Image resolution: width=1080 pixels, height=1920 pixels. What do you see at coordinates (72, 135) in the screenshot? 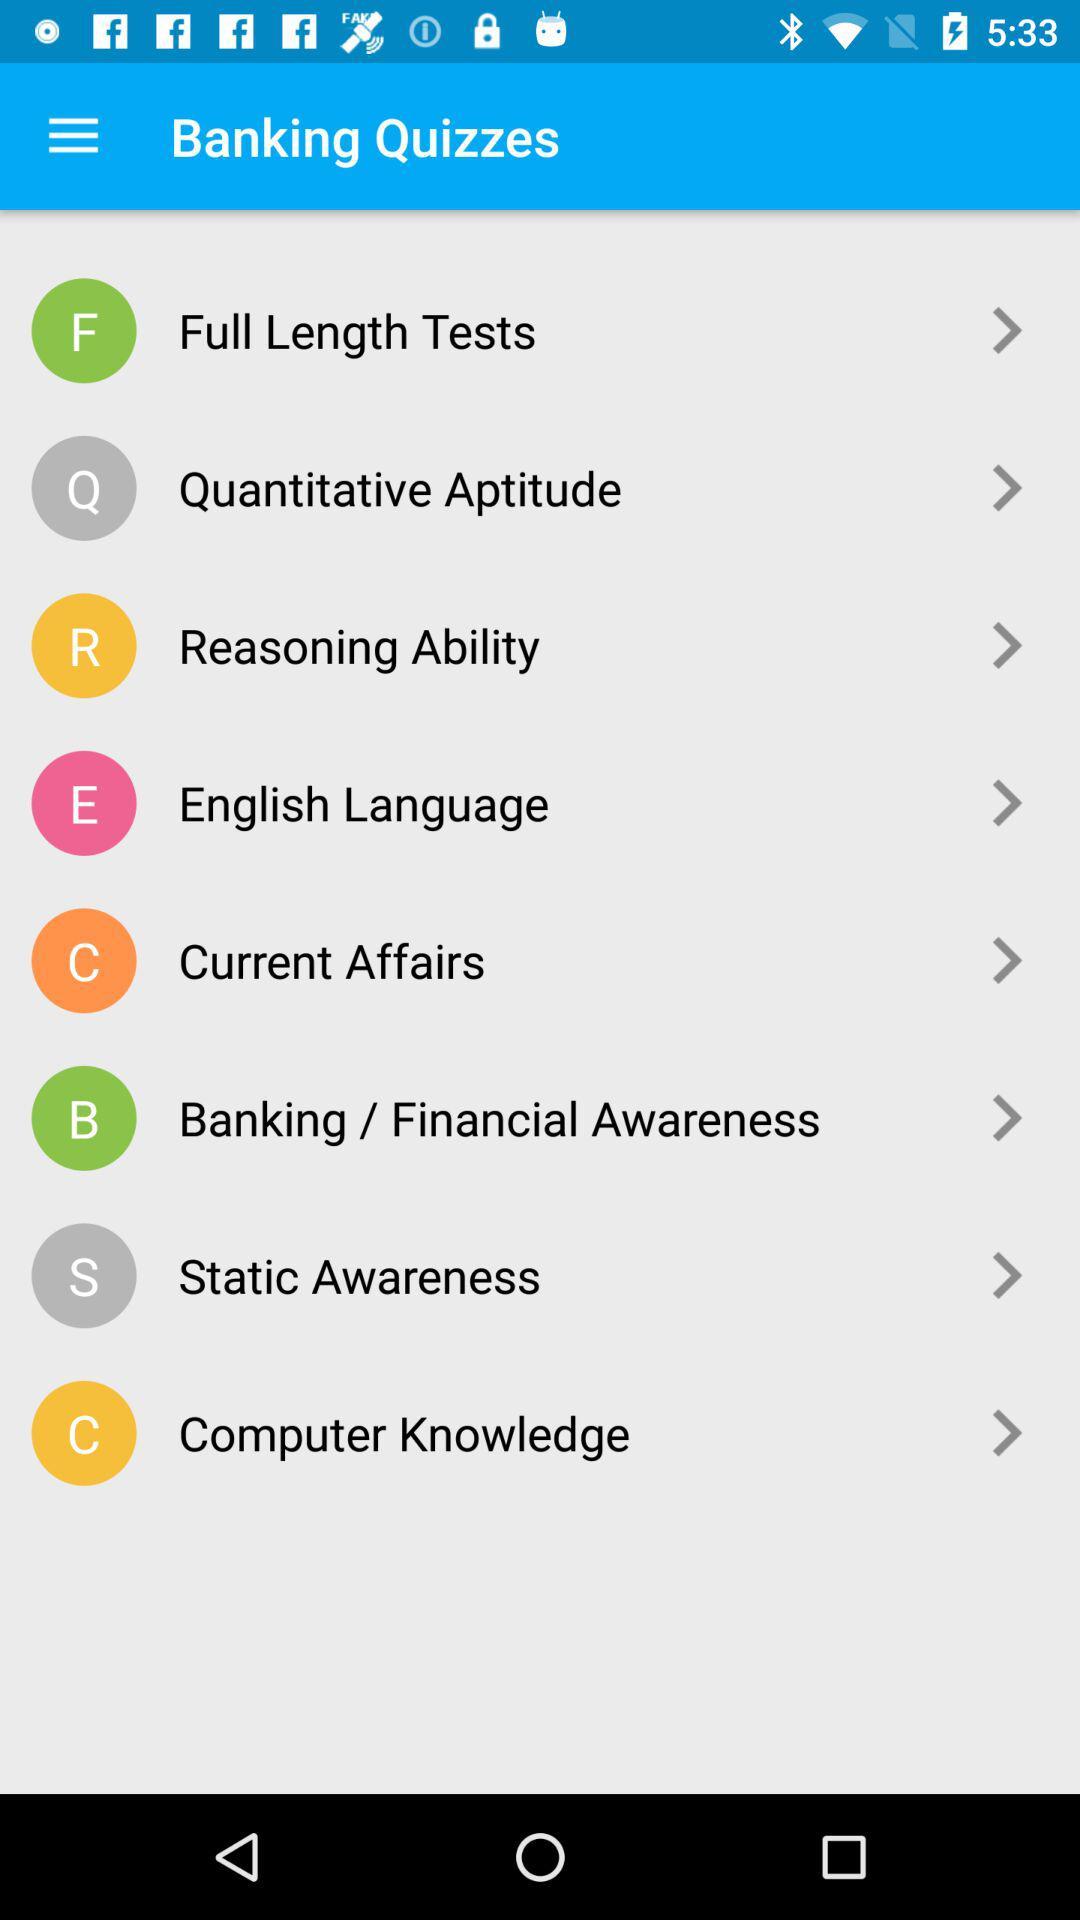
I see `the icon above f item` at bounding box center [72, 135].